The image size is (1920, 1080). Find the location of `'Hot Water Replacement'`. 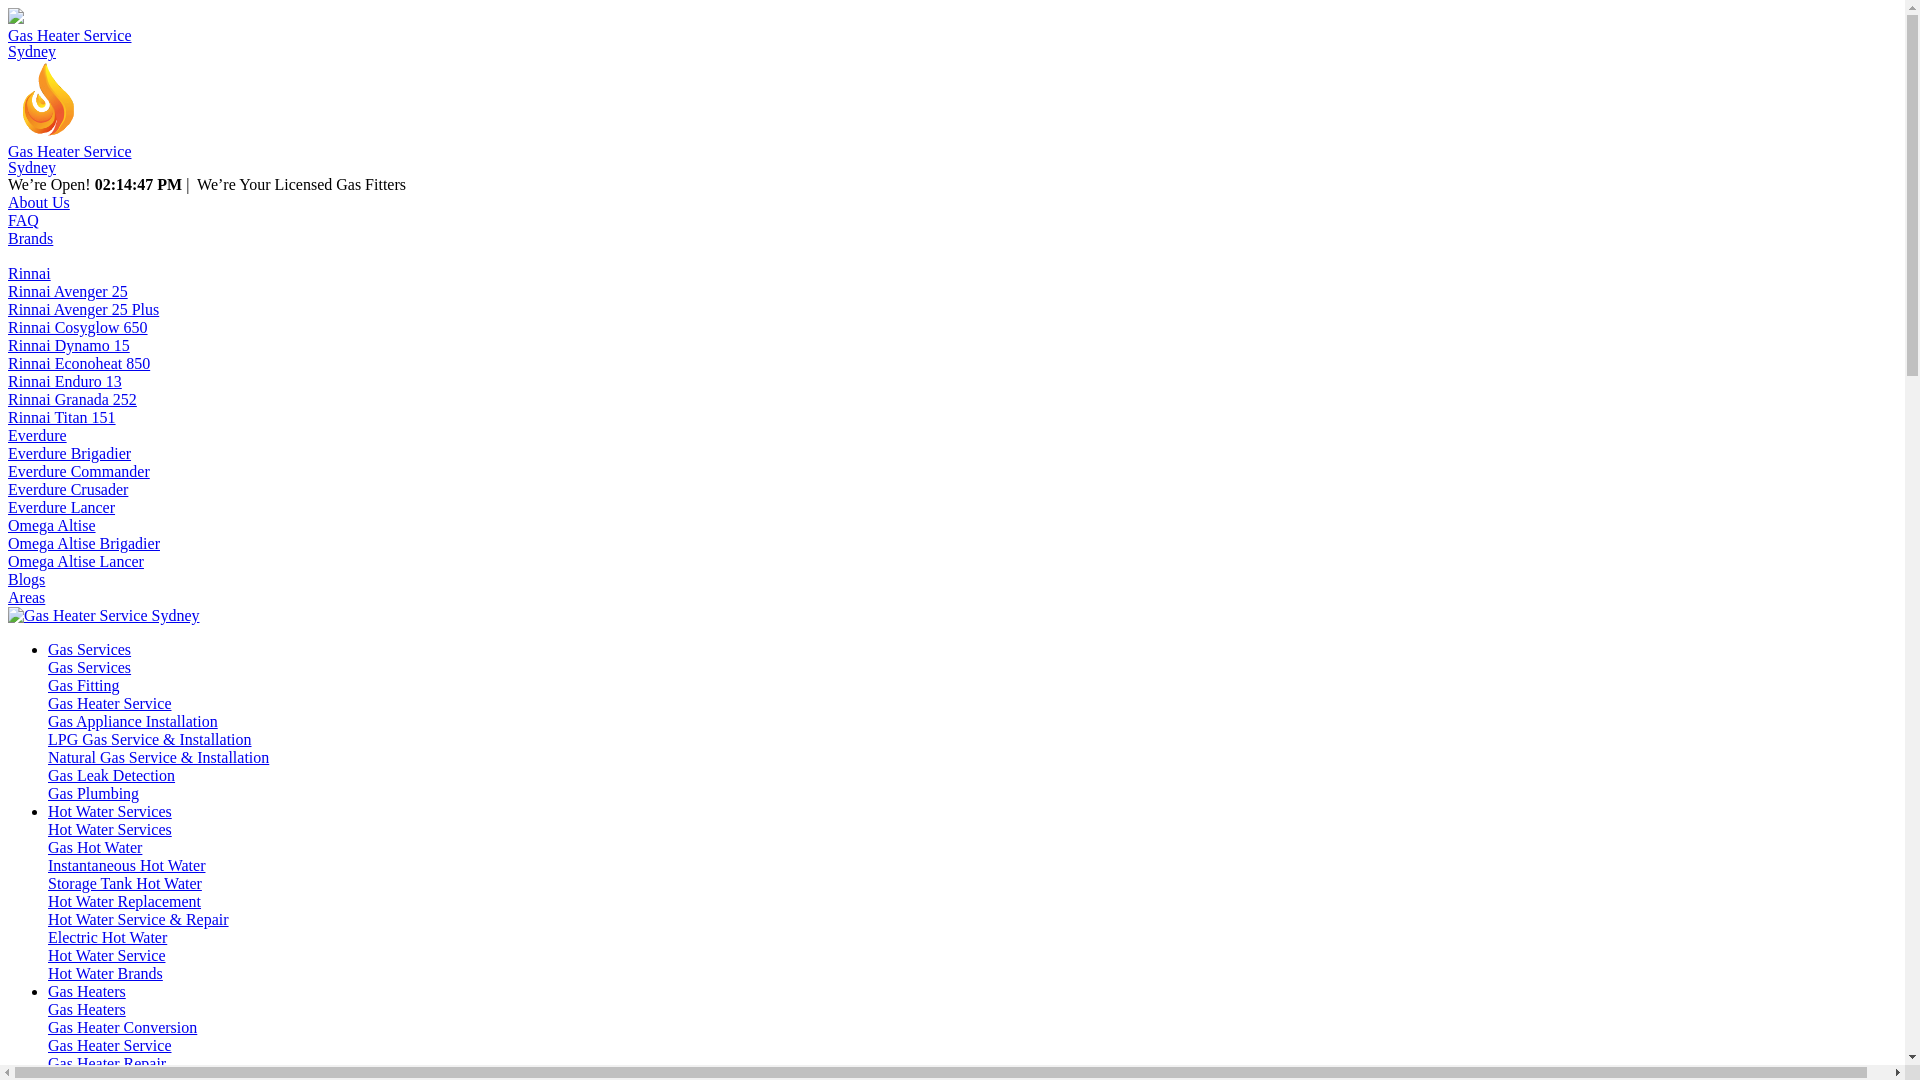

'Hot Water Replacement' is located at coordinates (48, 901).